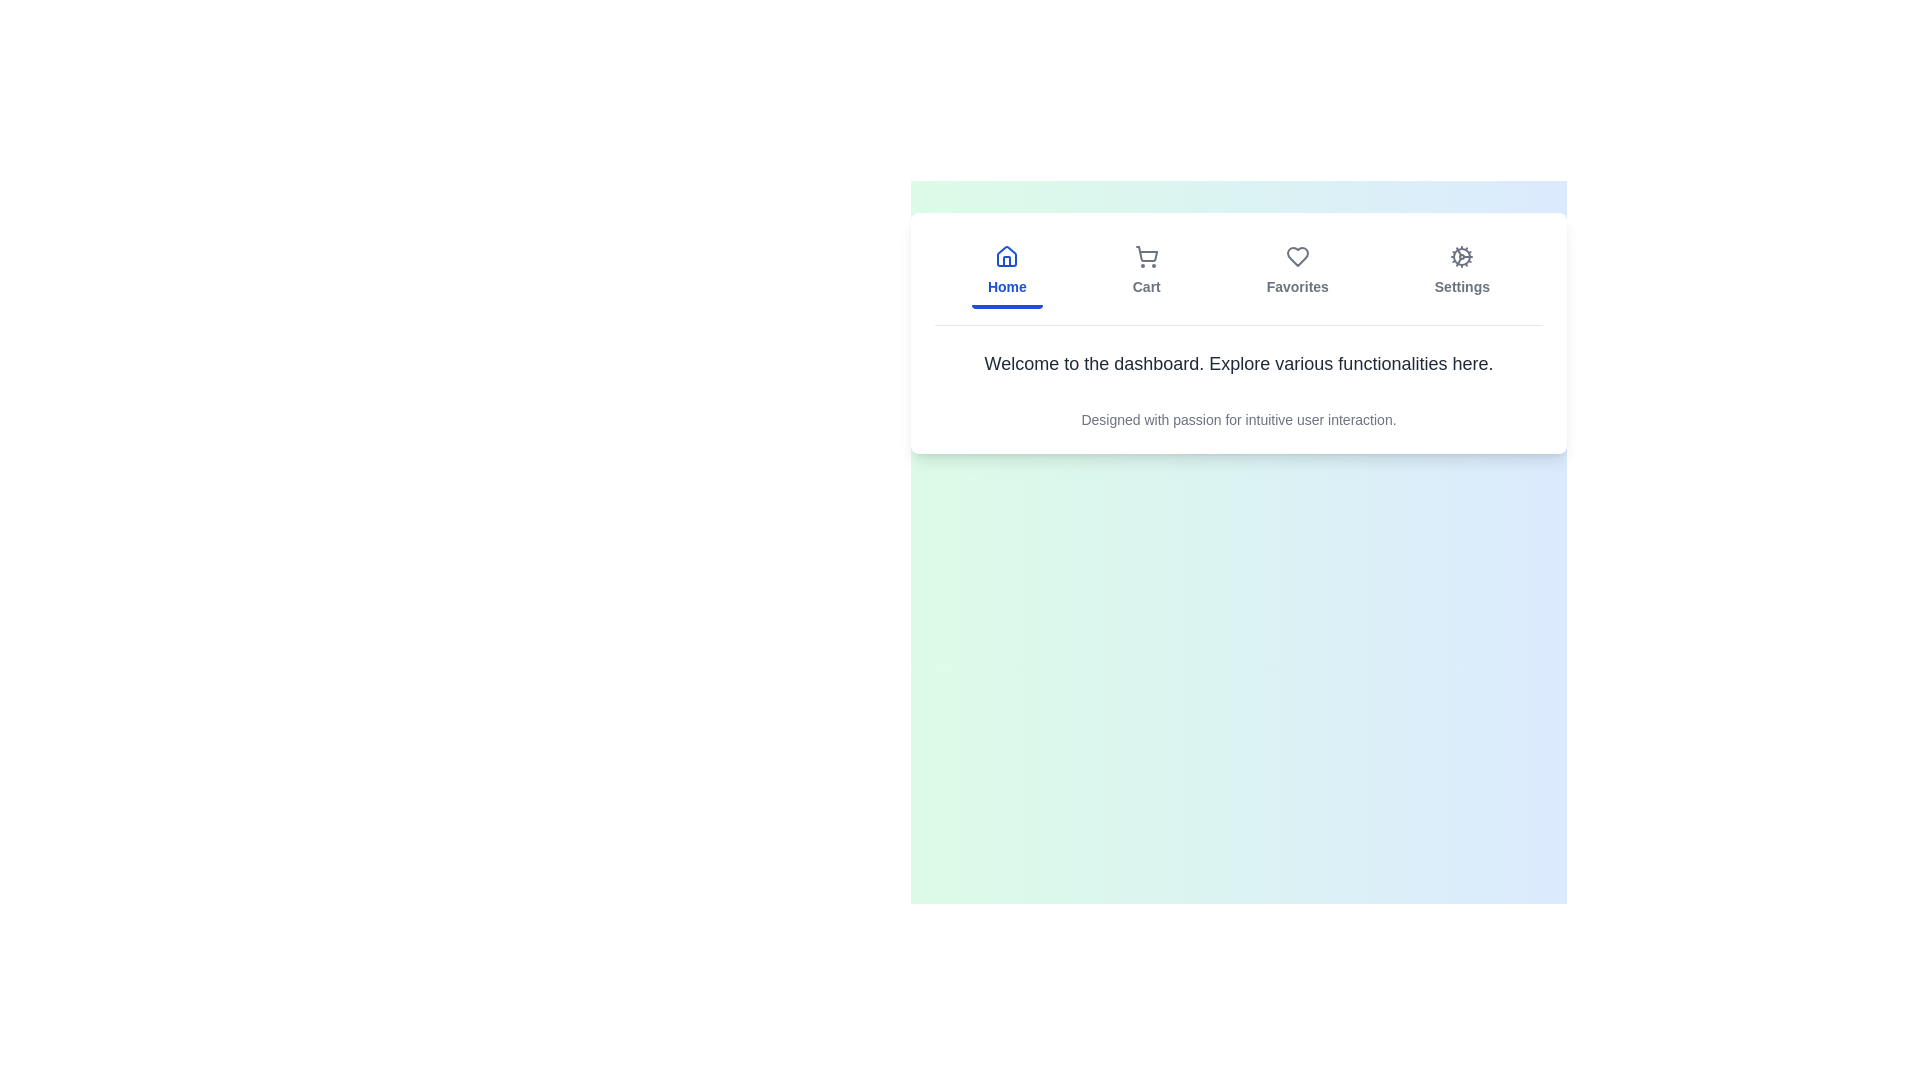 The height and width of the screenshot is (1080, 1920). What do you see at coordinates (1237, 281) in the screenshot?
I see `the Navigation Bar to switch between sections of the application such as Home, Cart, Favorites, and Settings` at bounding box center [1237, 281].